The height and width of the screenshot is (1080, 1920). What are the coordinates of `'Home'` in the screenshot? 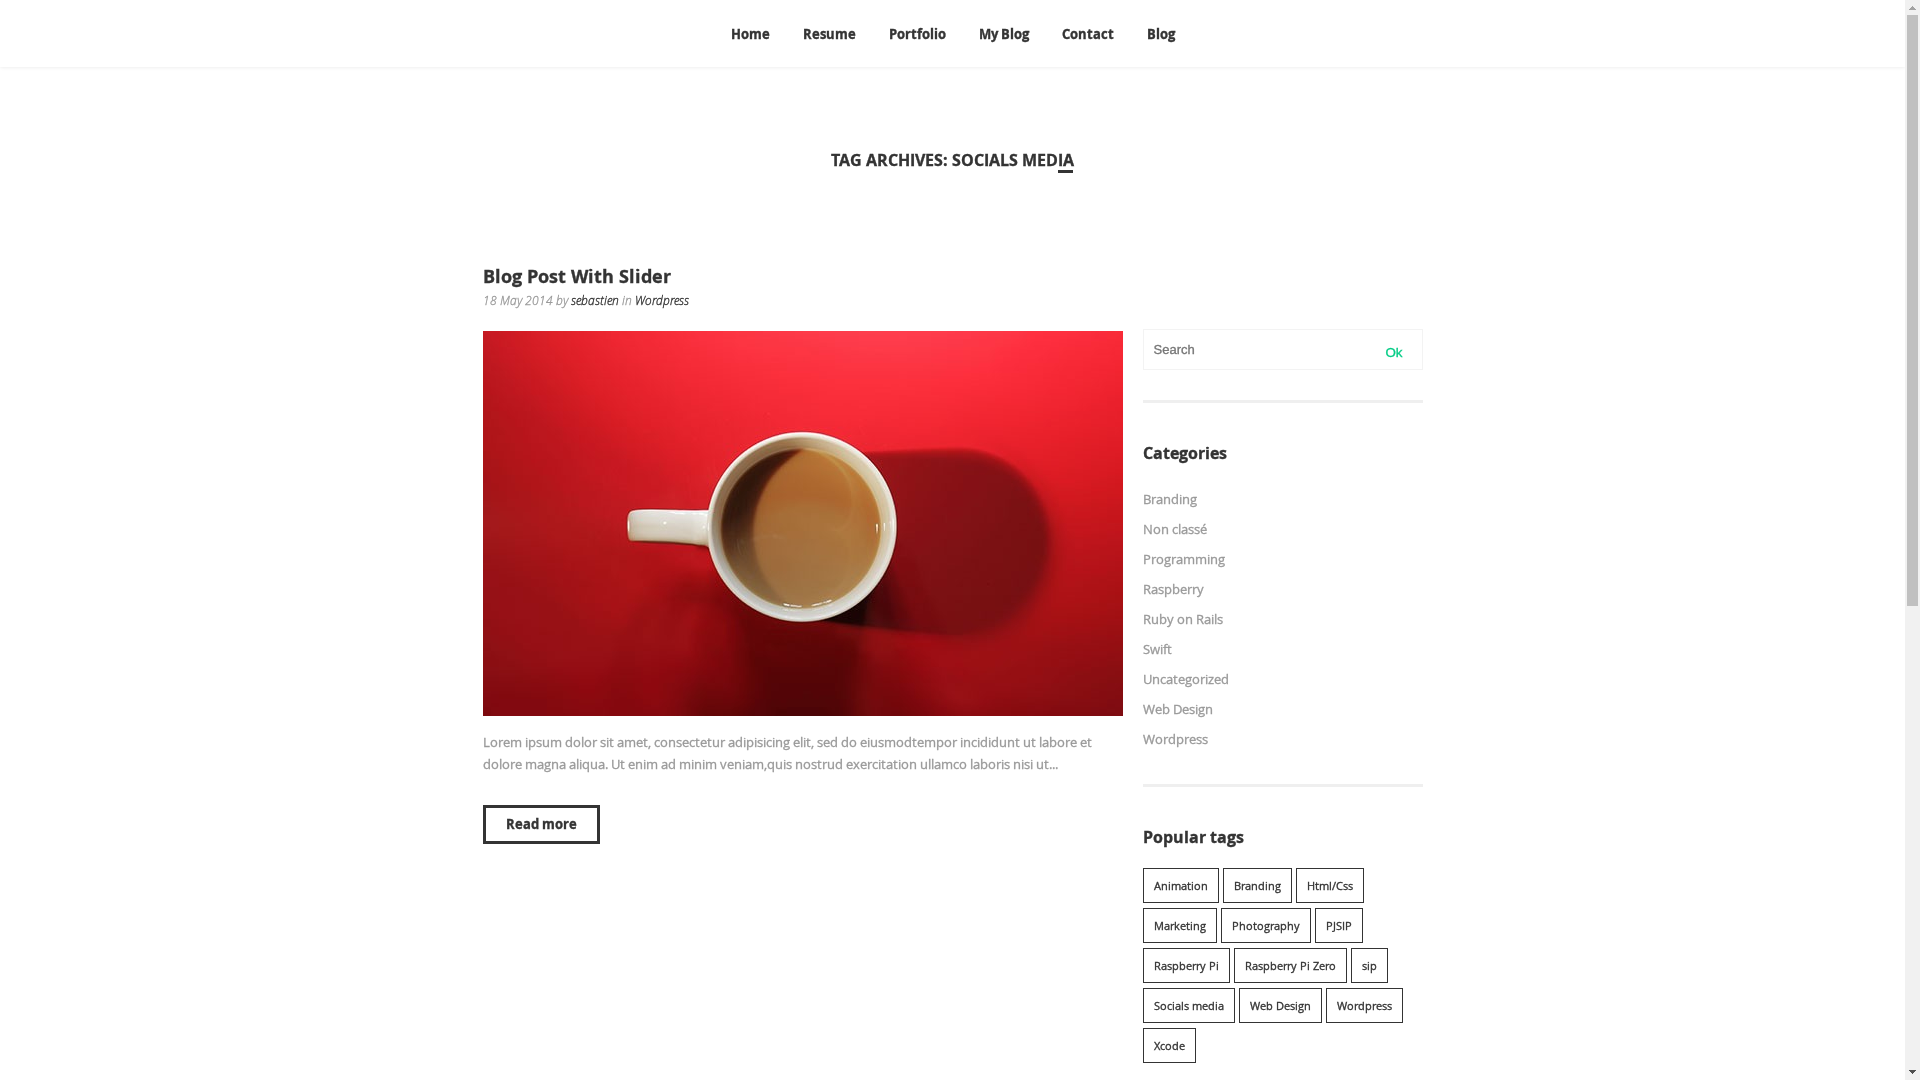 It's located at (715, 34).